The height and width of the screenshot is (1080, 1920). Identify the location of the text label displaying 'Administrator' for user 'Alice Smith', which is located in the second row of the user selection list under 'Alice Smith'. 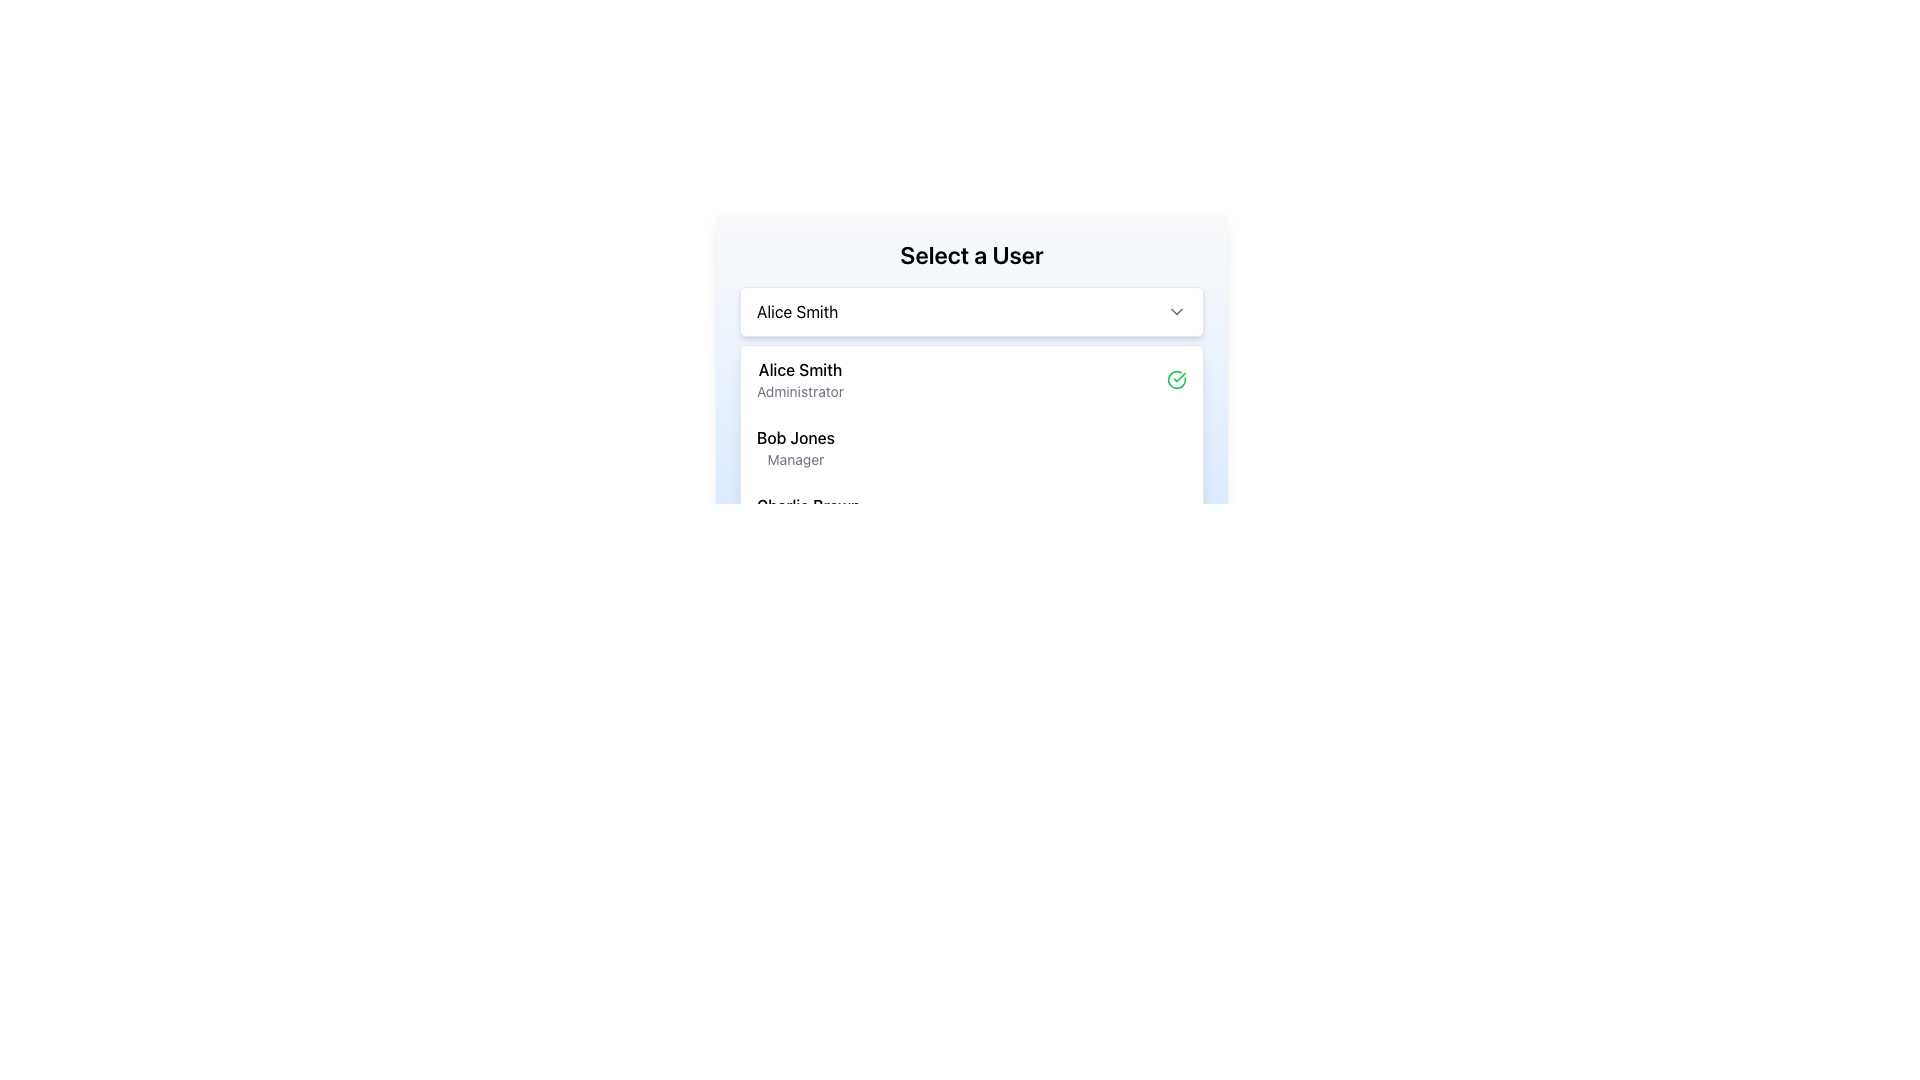
(800, 392).